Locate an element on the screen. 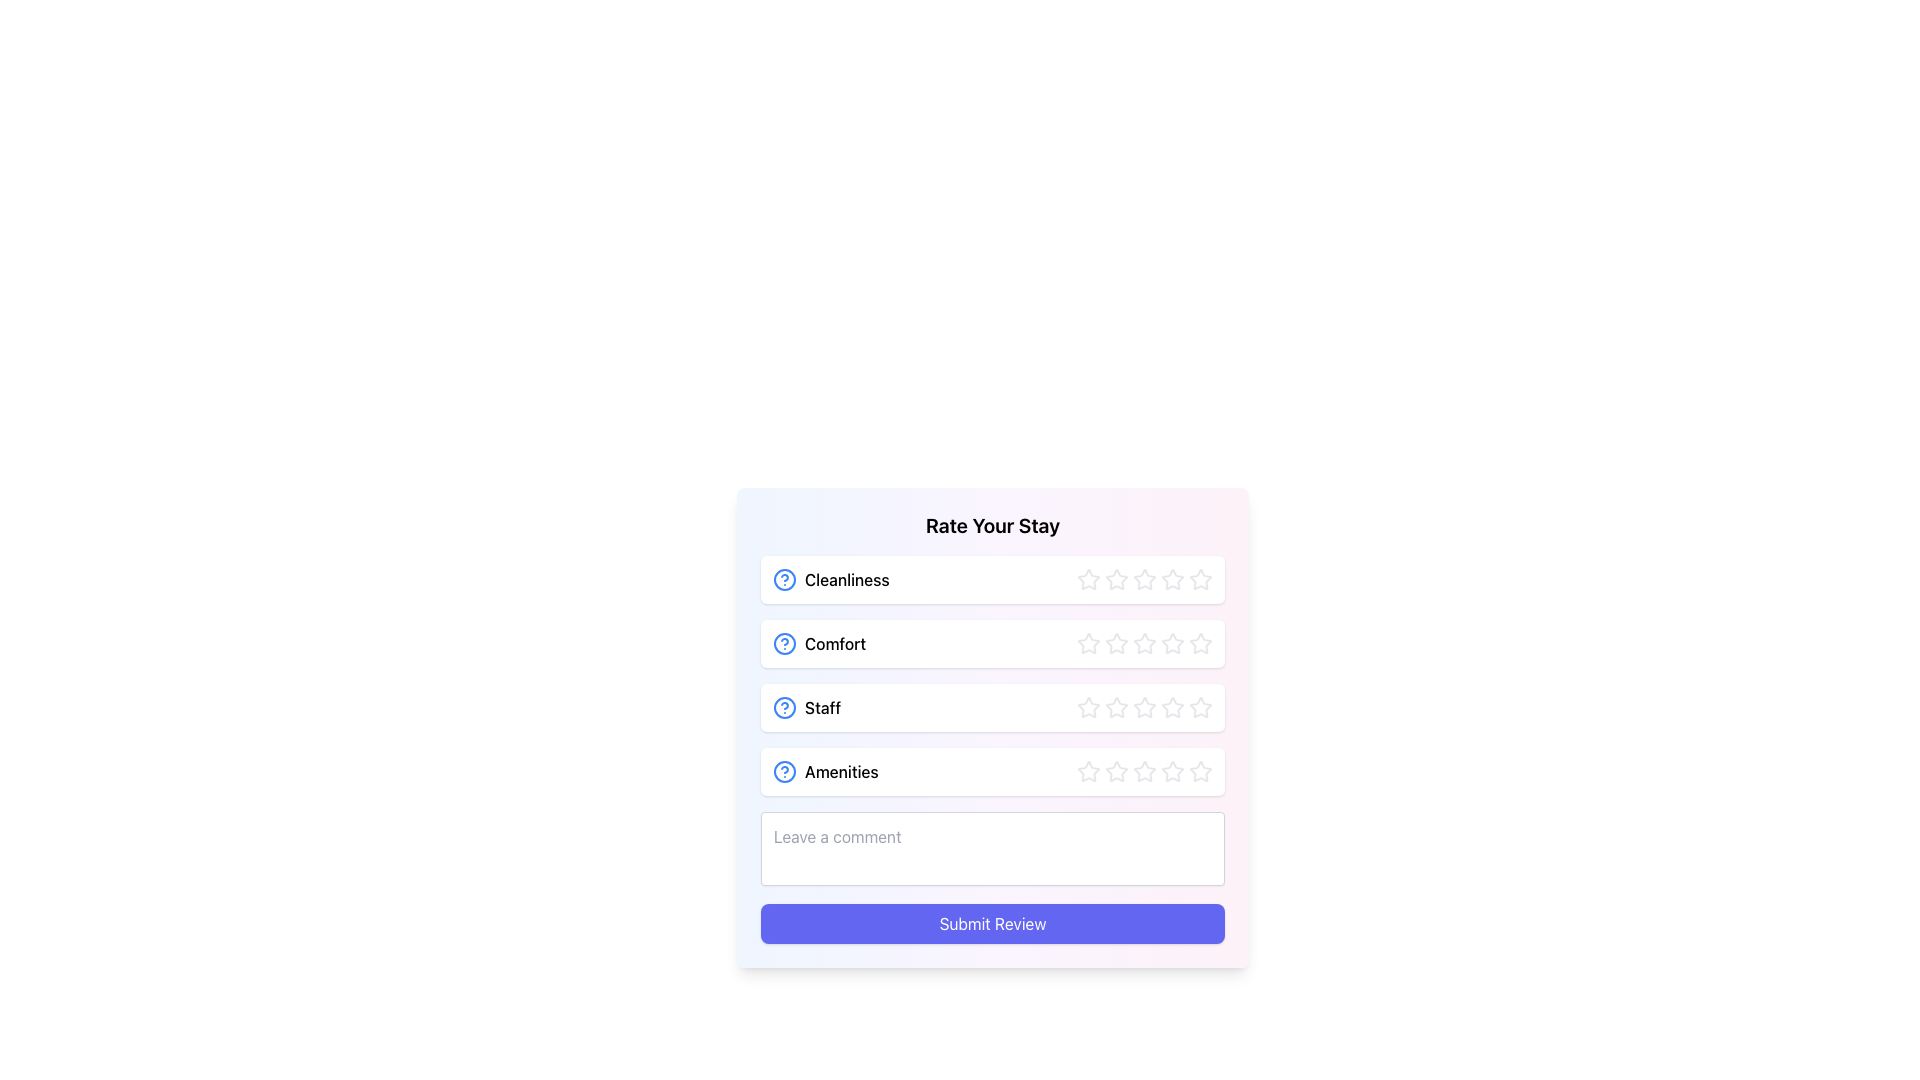 This screenshot has height=1080, width=1920. the first star button in the rating stars for the 'Amenities' section of the 'Rate Your Stay' form is located at coordinates (1088, 770).